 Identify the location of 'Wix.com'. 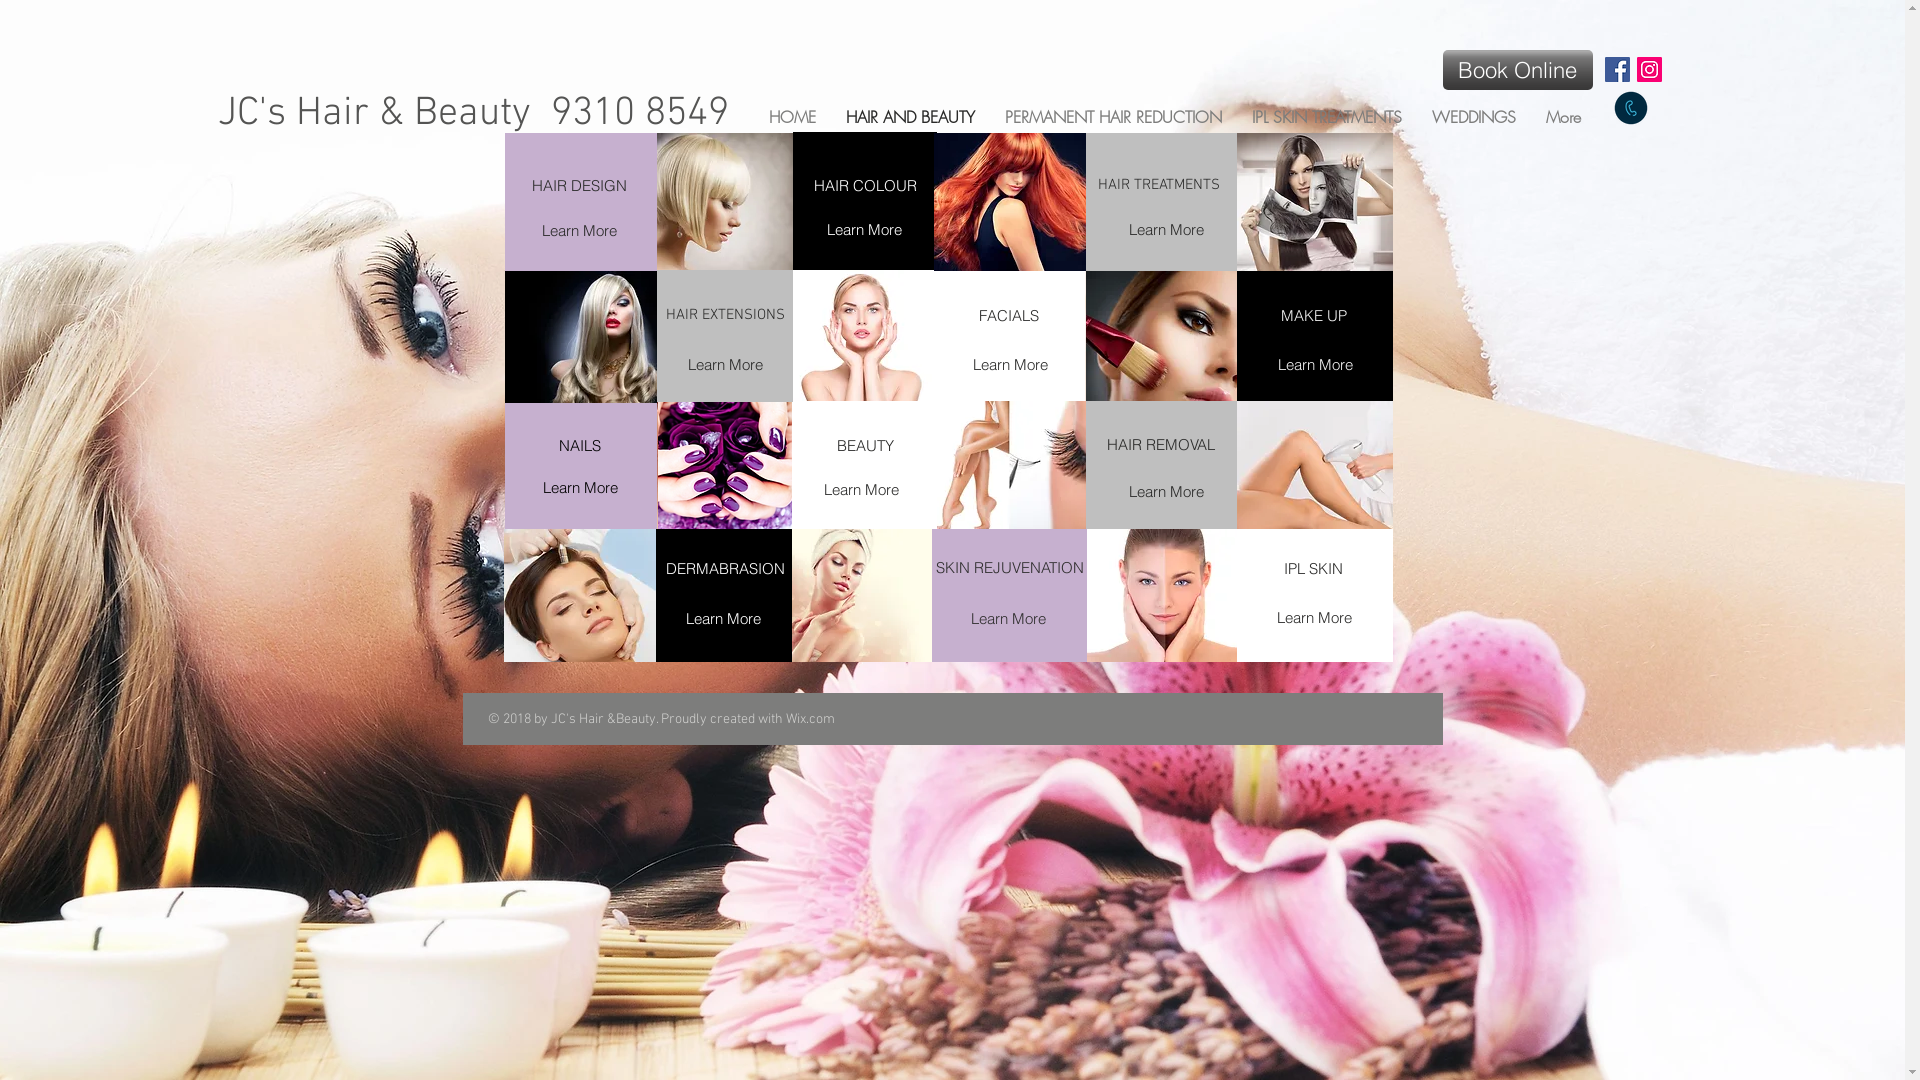
(810, 718).